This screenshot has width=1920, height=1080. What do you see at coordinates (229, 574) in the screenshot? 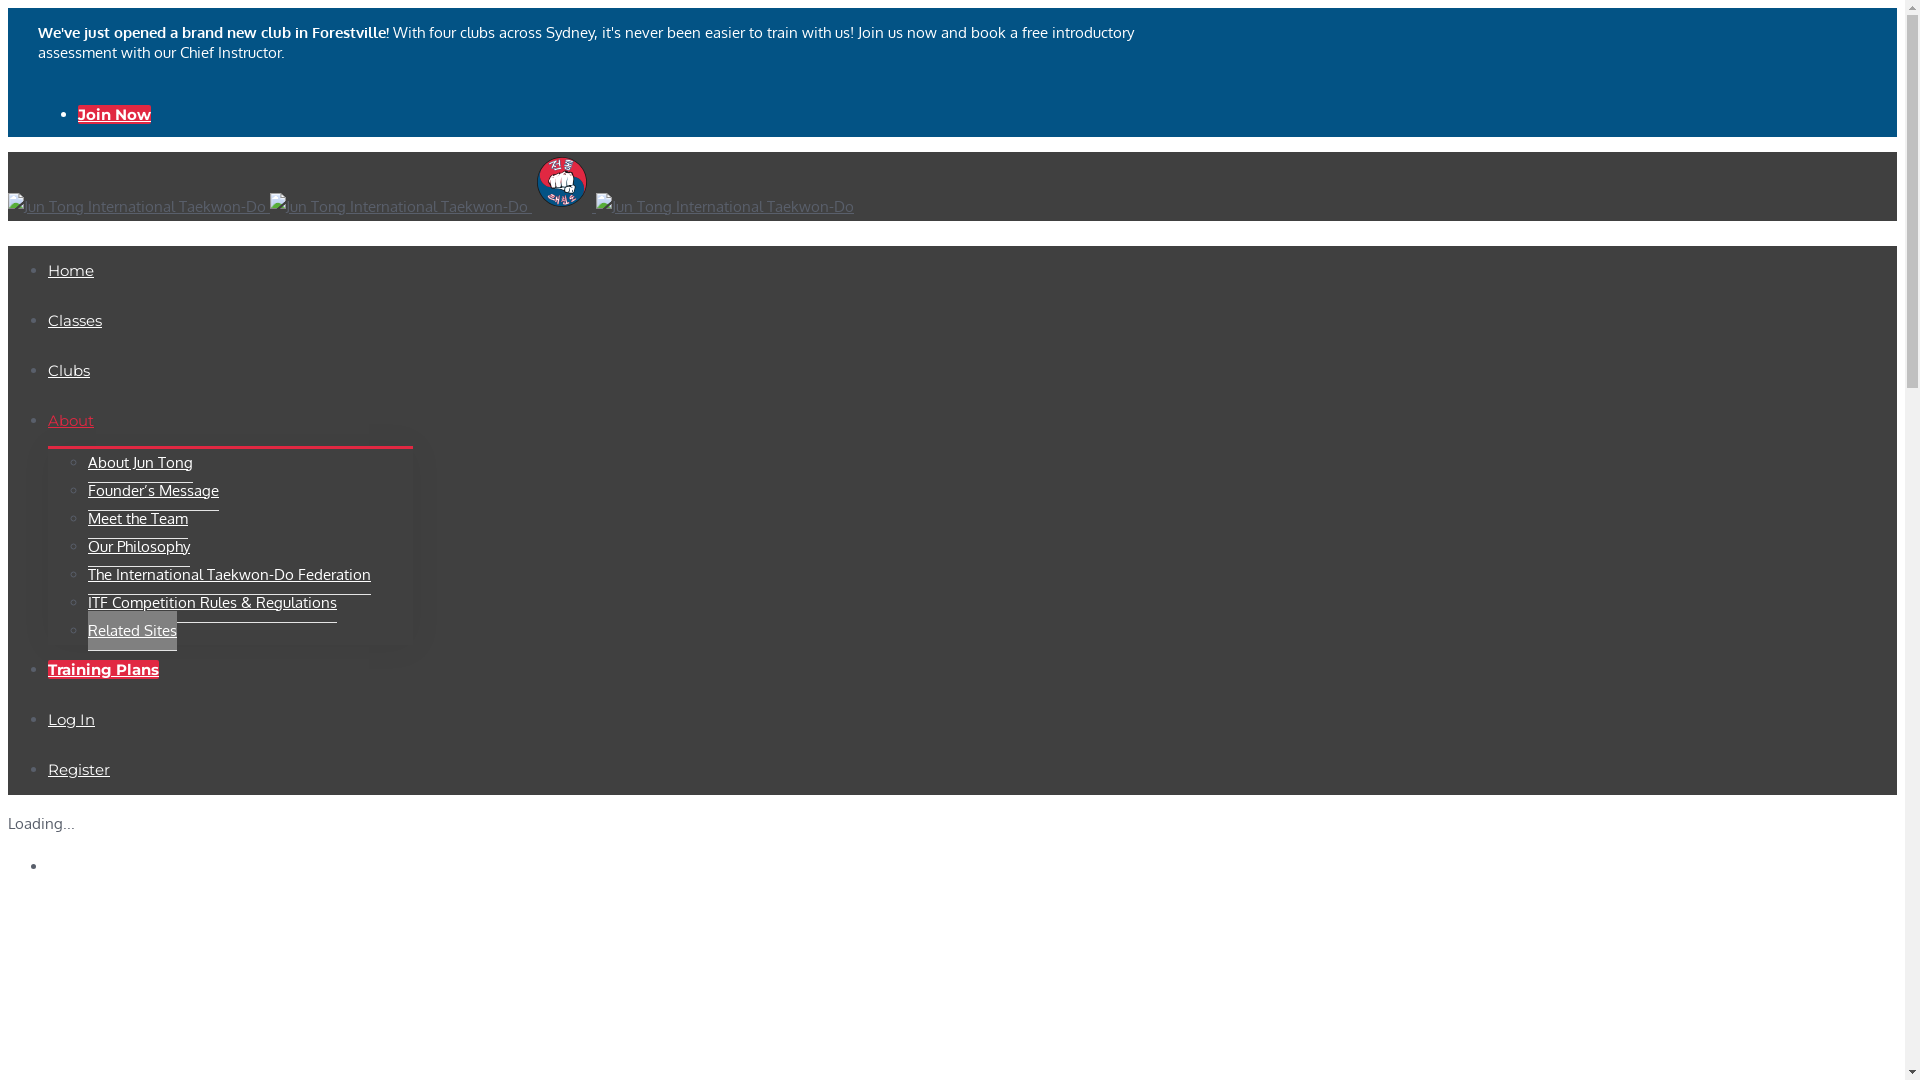
I see `'The International Taekwon-Do Federation'` at bounding box center [229, 574].